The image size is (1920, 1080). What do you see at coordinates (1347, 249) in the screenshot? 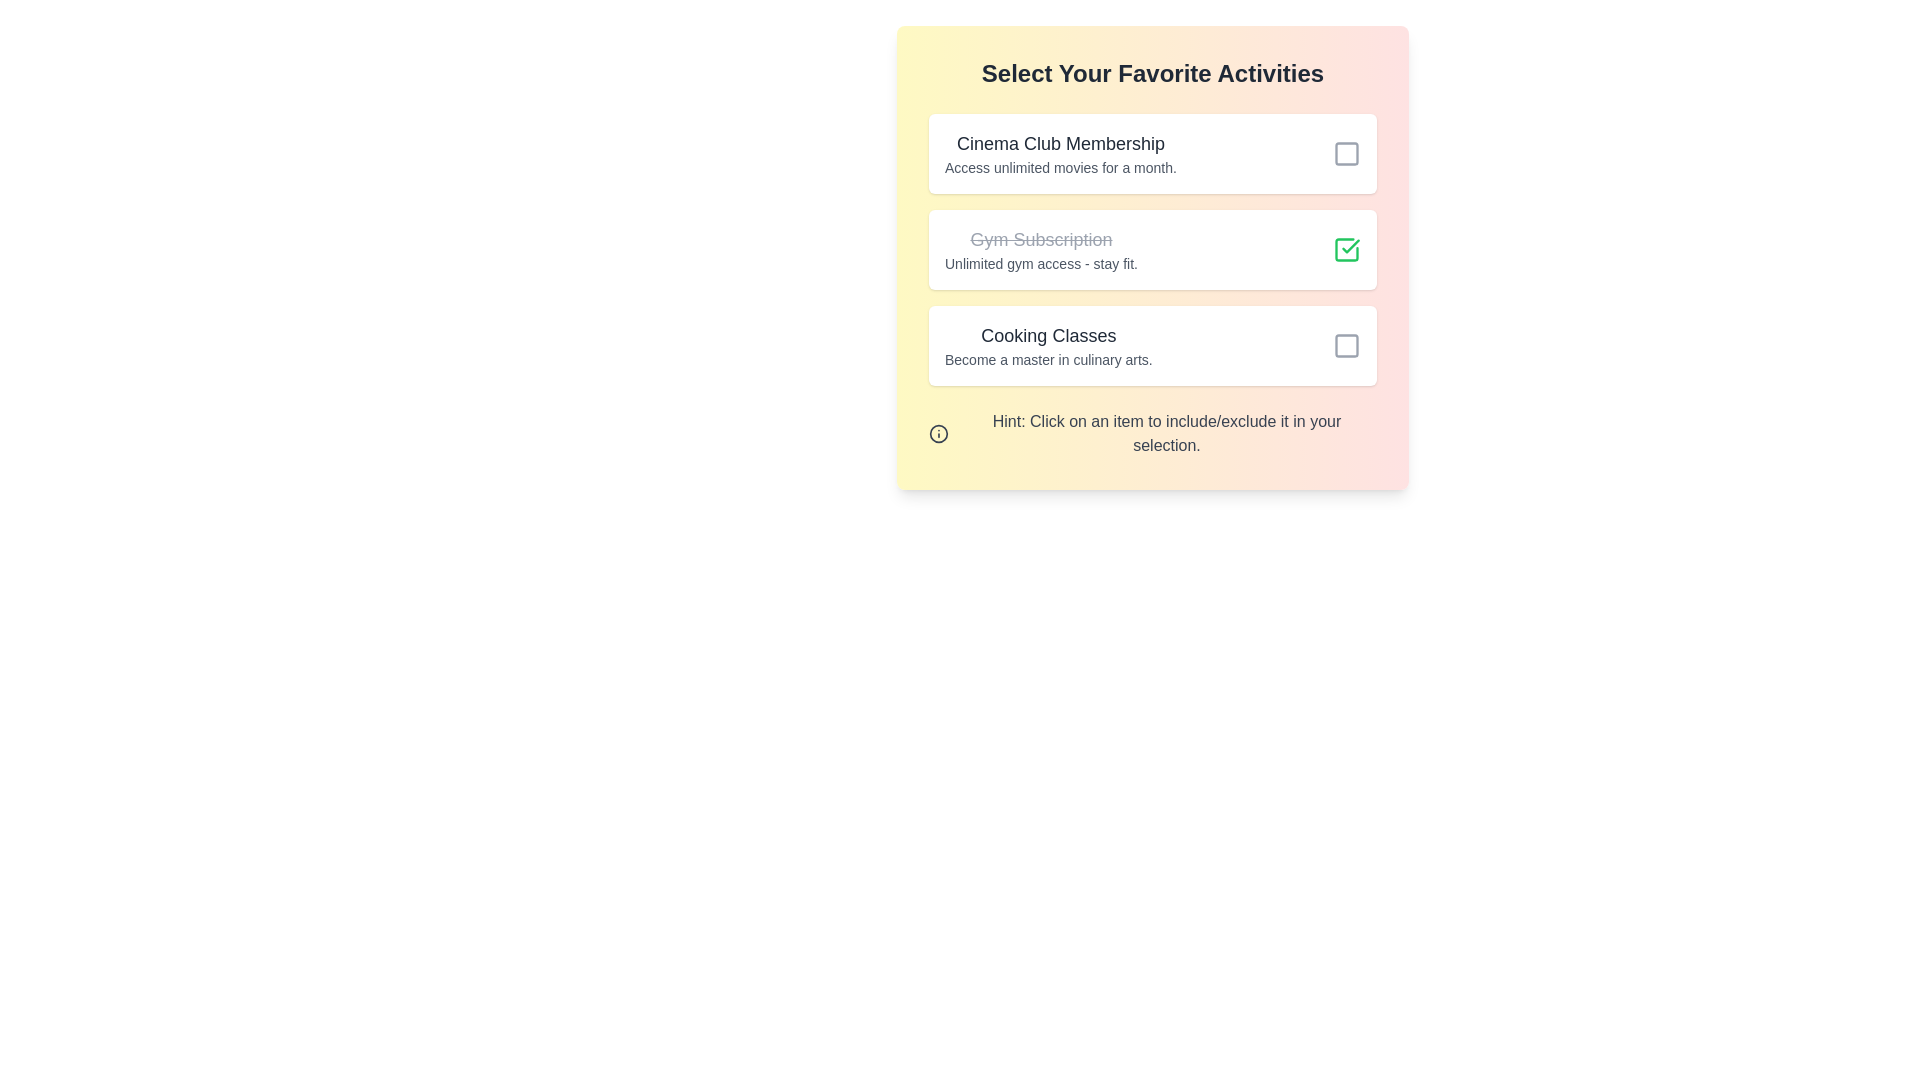
I see `the 'Gym Subscription' checkbox` at bounding box center [1347, 249].